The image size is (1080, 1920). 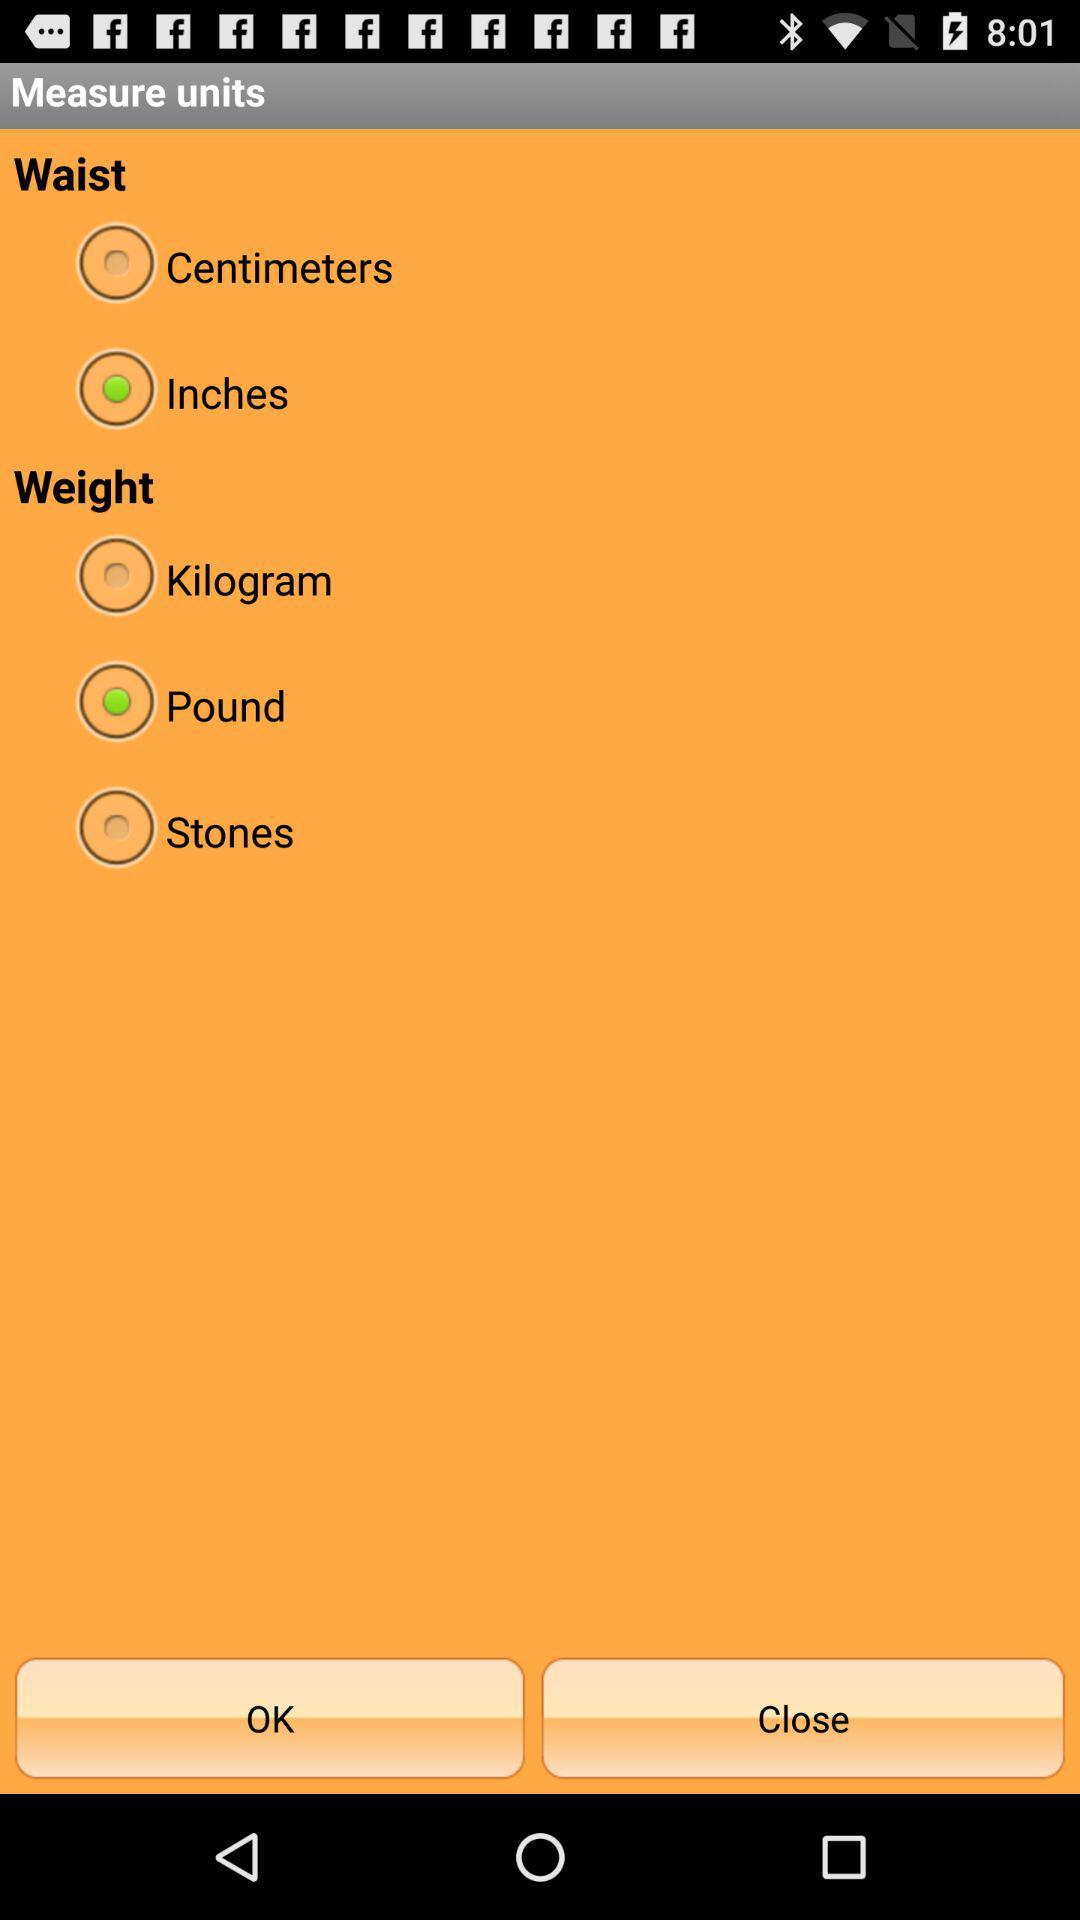 I want to click on kilogram item, so click(x=540, y=578).